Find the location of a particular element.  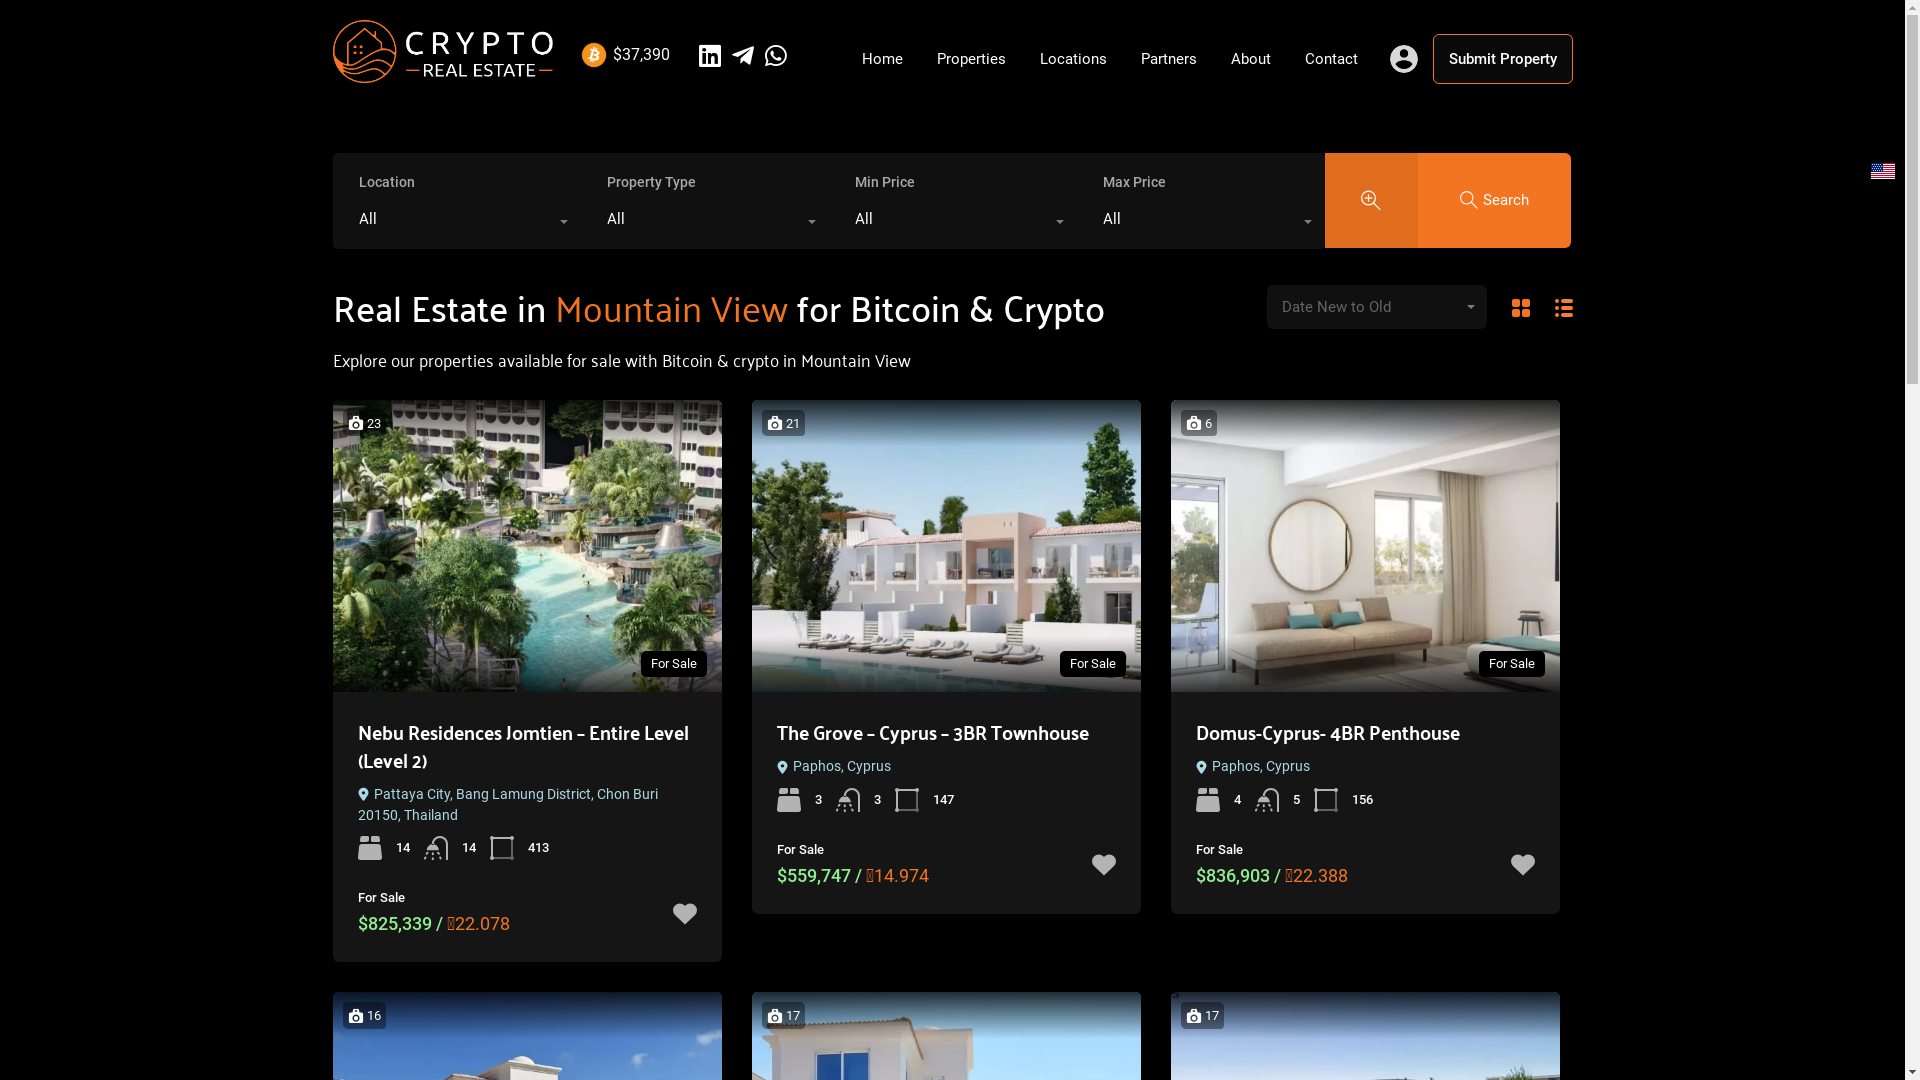

'Locations' is located at coordinates (1071, 57).